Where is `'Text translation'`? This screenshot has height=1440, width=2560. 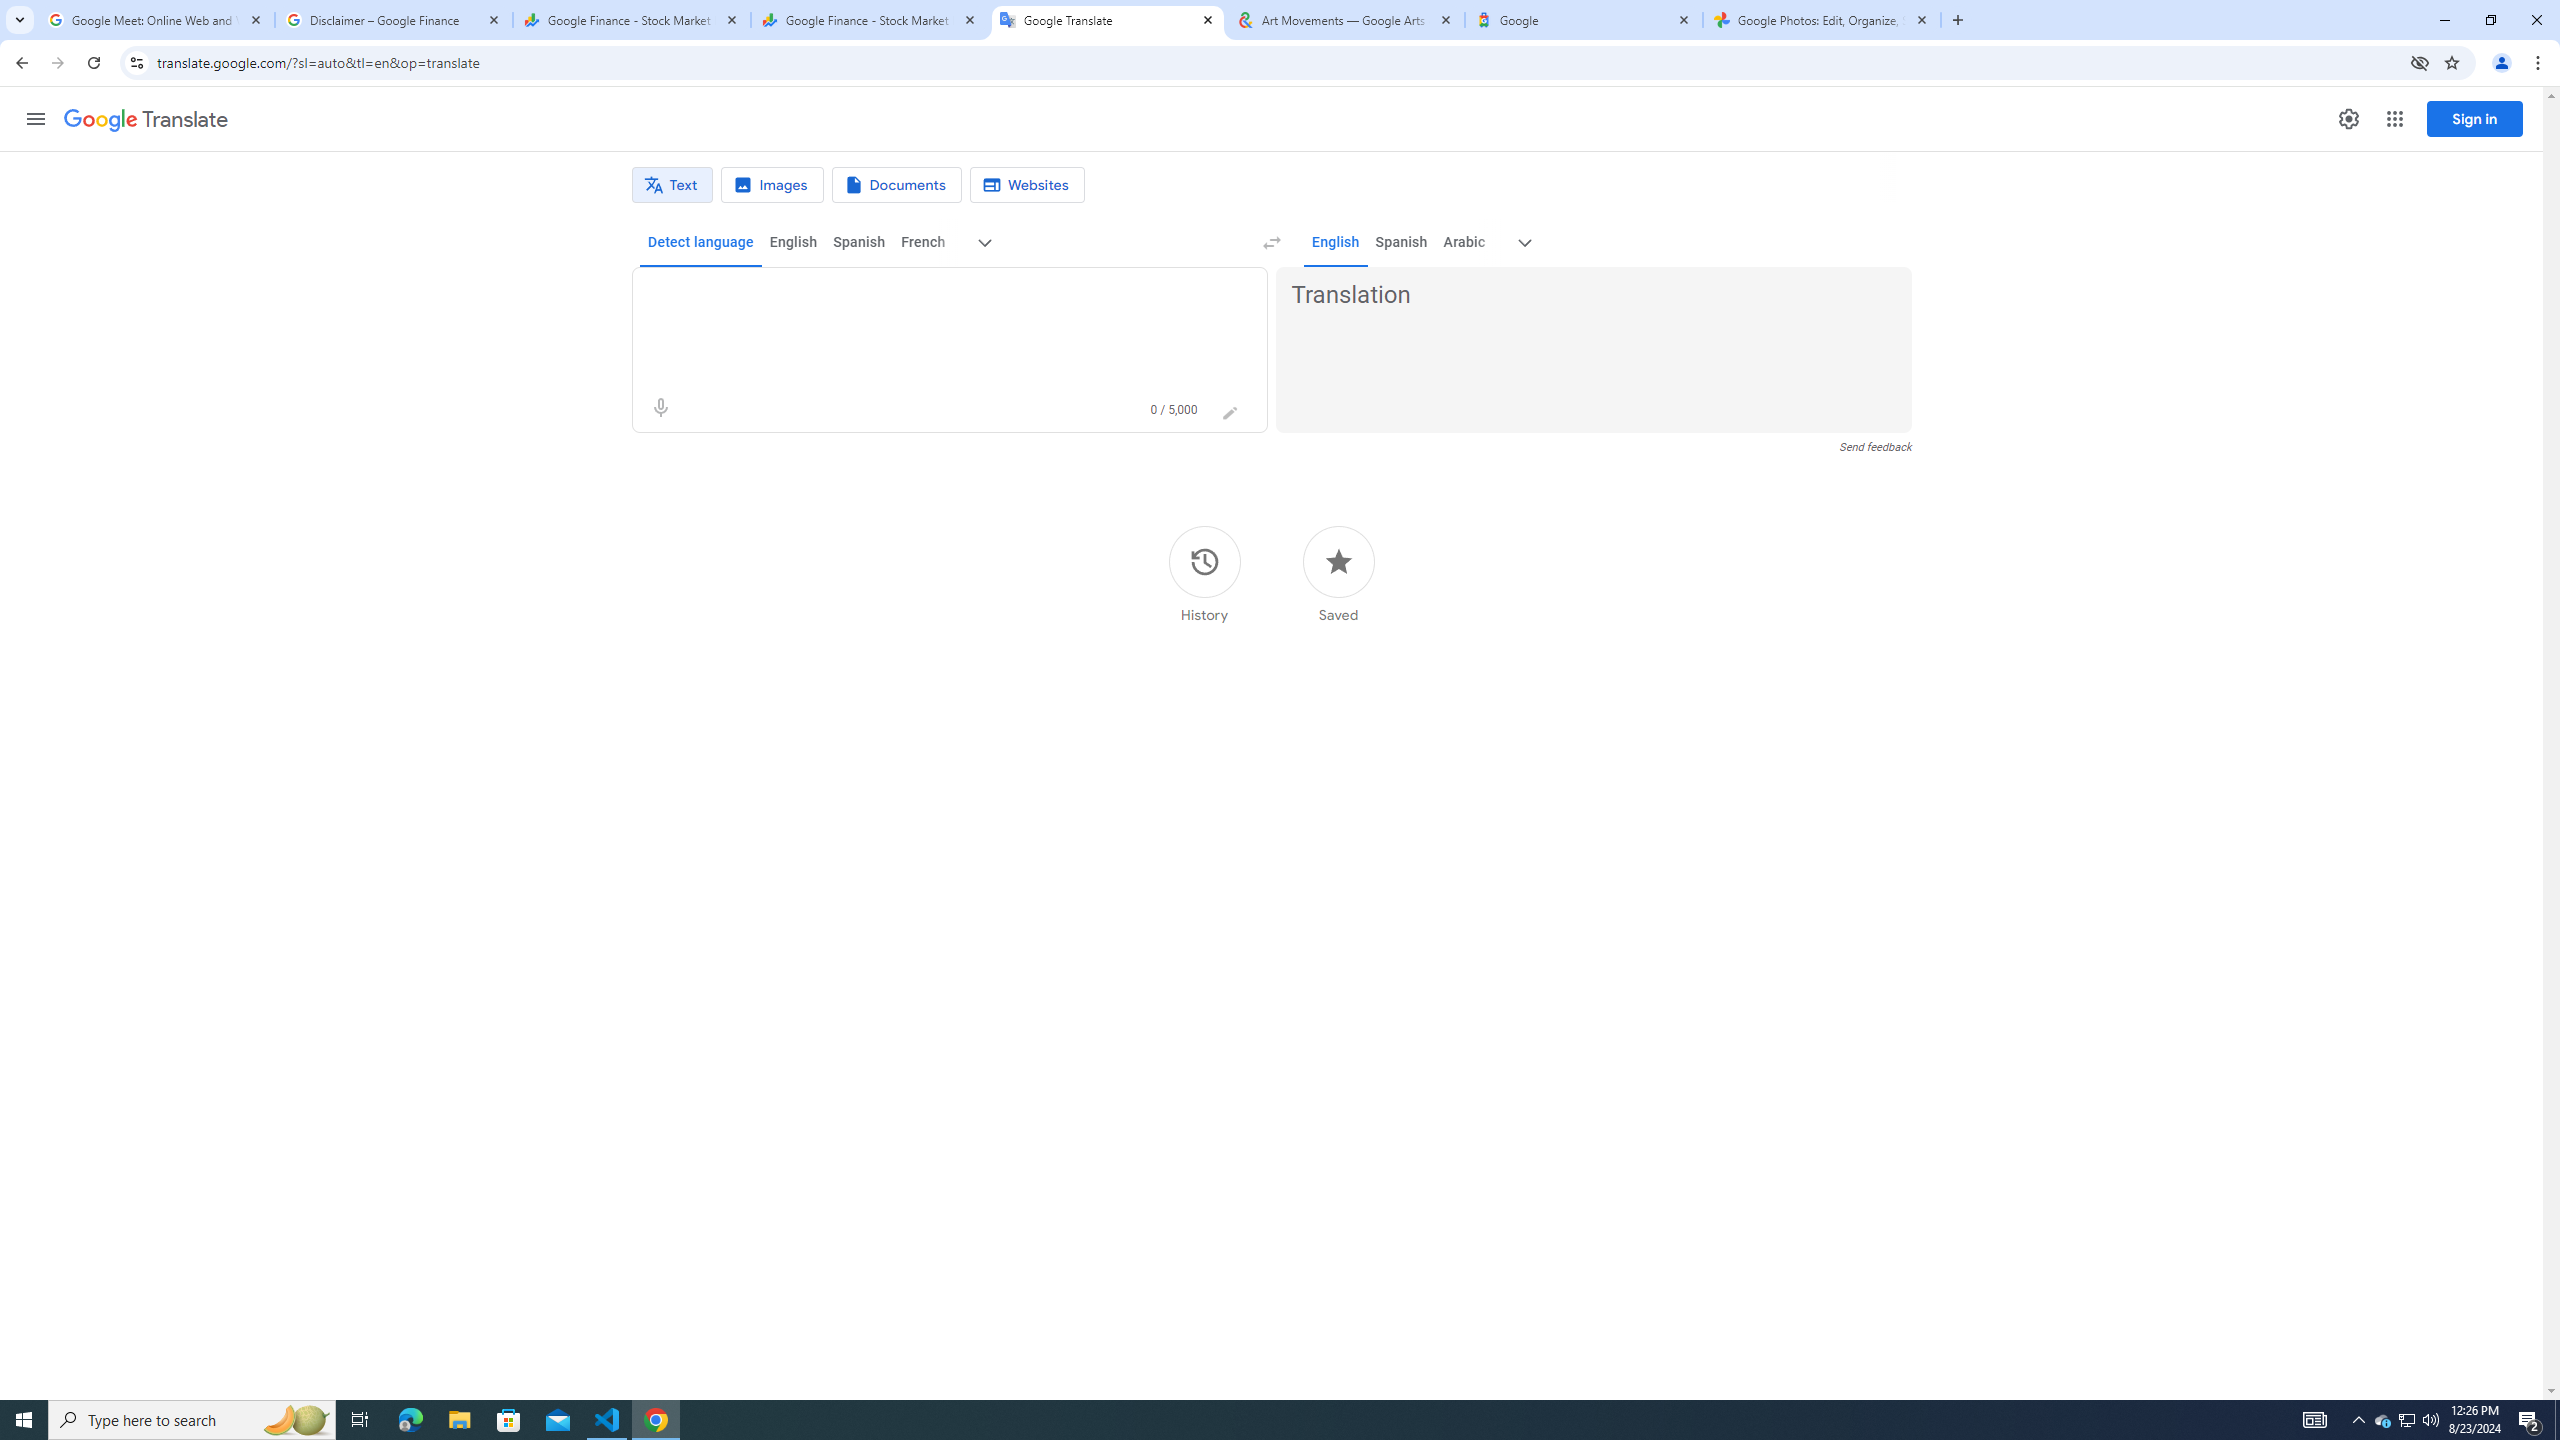 'Text translation' is located at coordinates (672, 184).